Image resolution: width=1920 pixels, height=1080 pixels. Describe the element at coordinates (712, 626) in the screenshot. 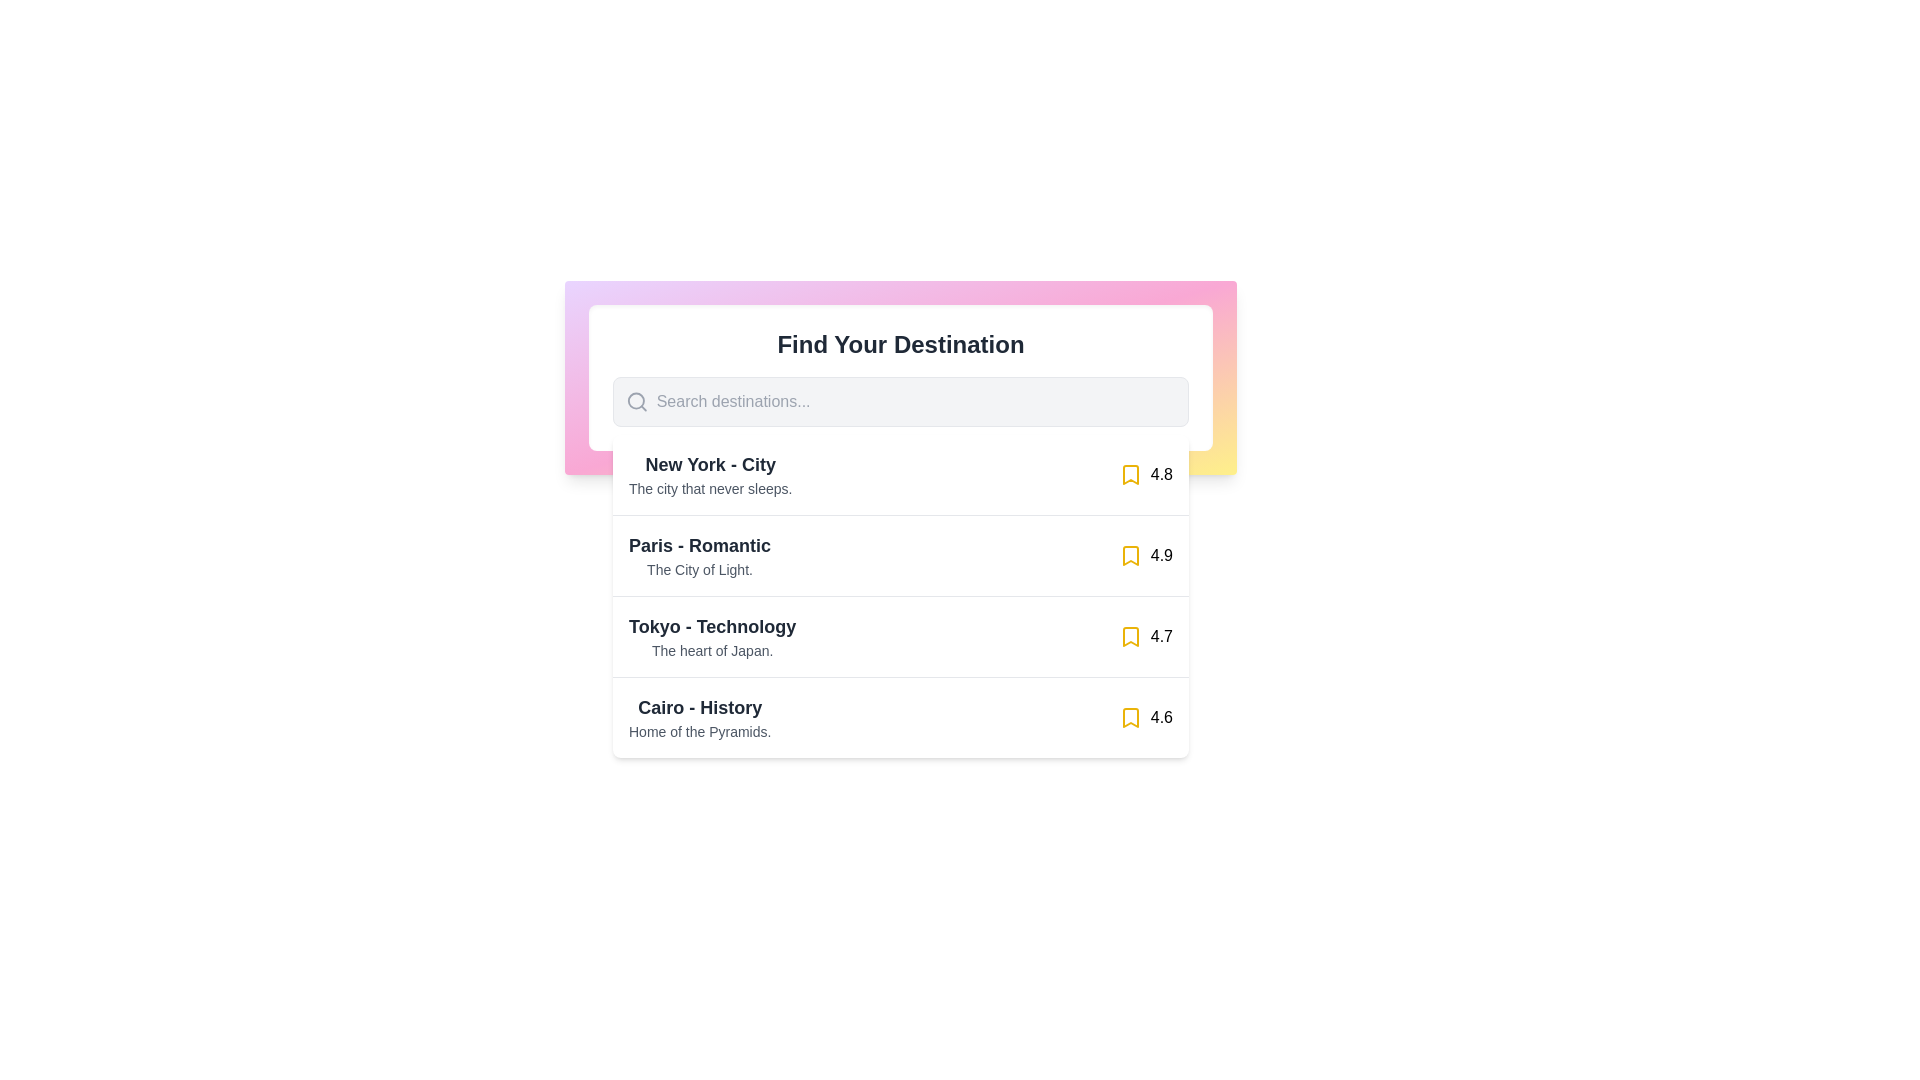

I see `the text label that reads 'Tokyo - Technology', which is styled as a bold, large, and dark gray heading, located above the description text in the third list item of the vertical list` at that location.